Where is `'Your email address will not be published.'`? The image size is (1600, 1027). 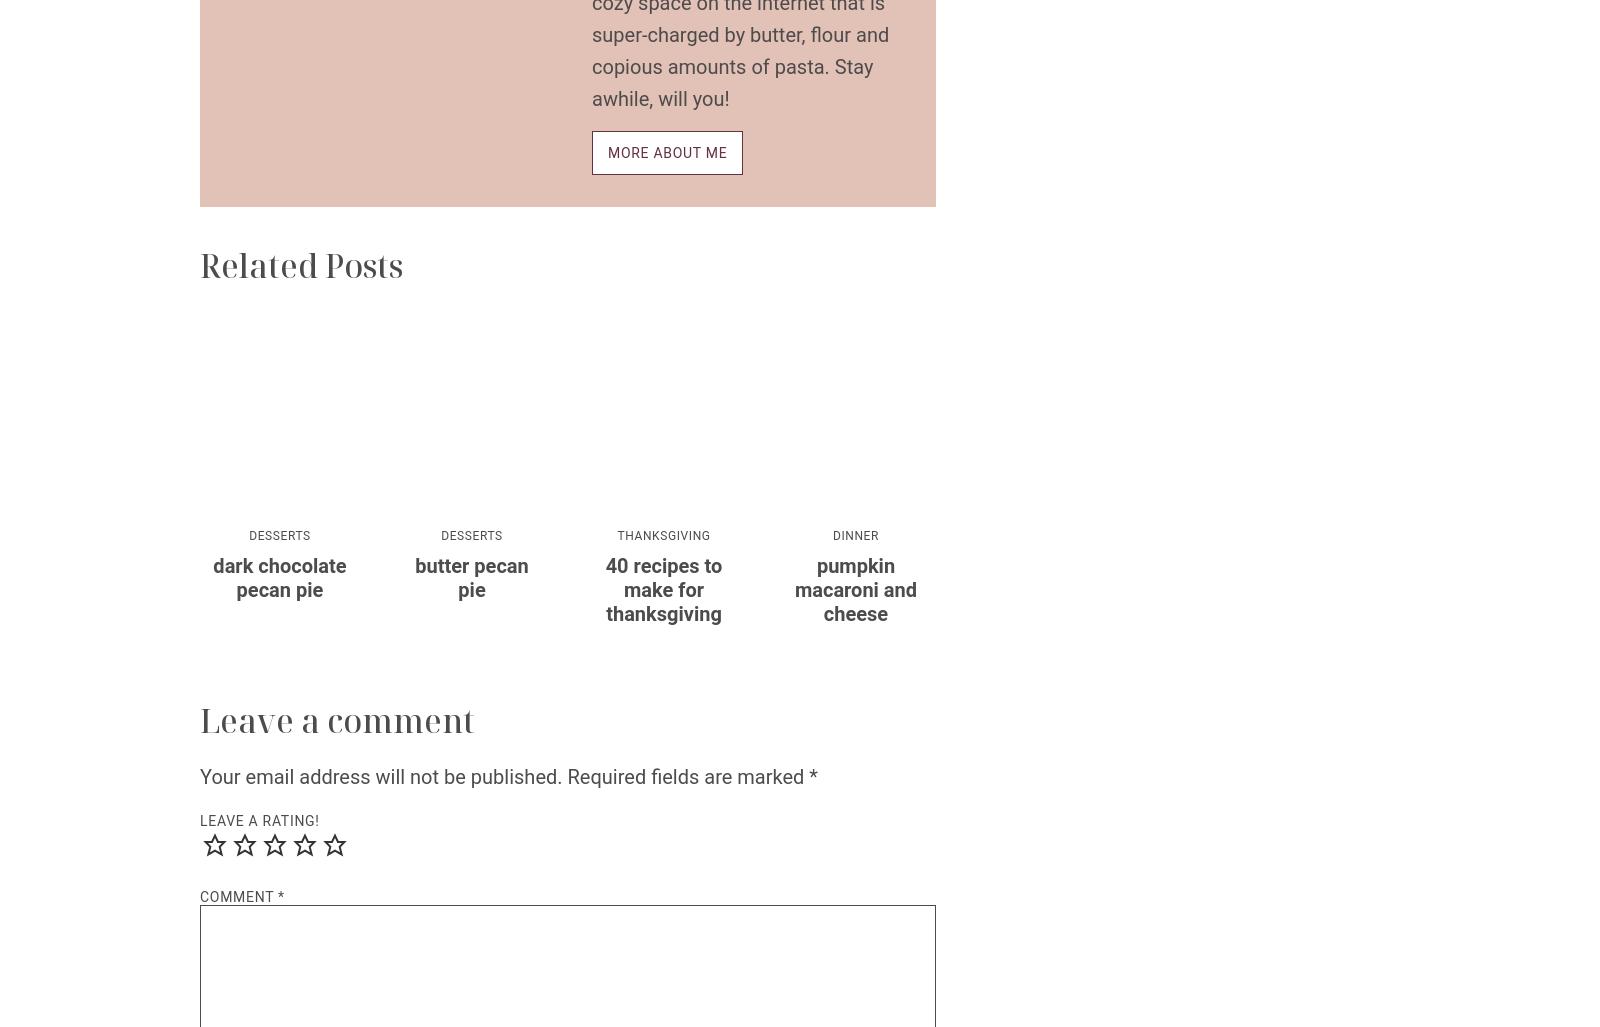 'Your email address will not be published.' is located at coordinates (380, 775).